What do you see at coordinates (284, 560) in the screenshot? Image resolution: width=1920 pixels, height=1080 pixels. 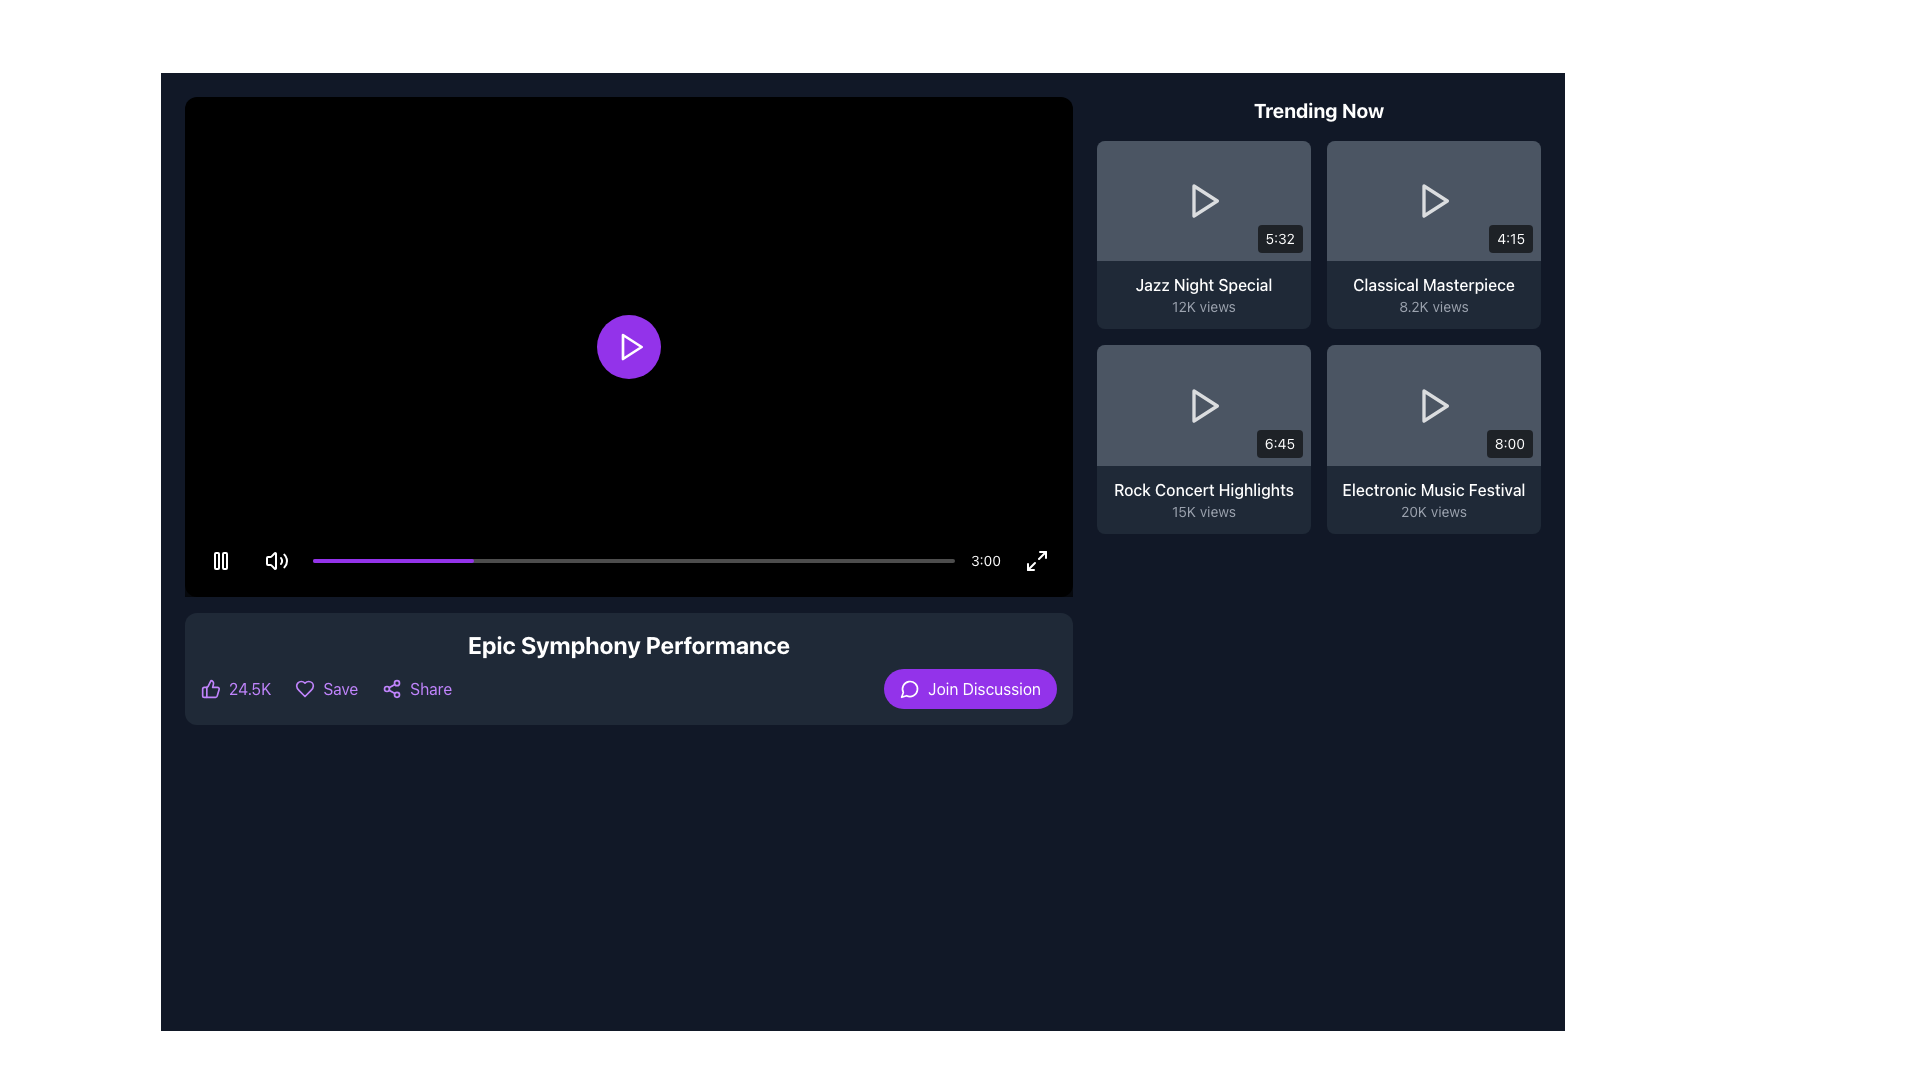 I see `the sound volume increasing icon located on the right side of the volume control group` at bounding box center [284, 560].